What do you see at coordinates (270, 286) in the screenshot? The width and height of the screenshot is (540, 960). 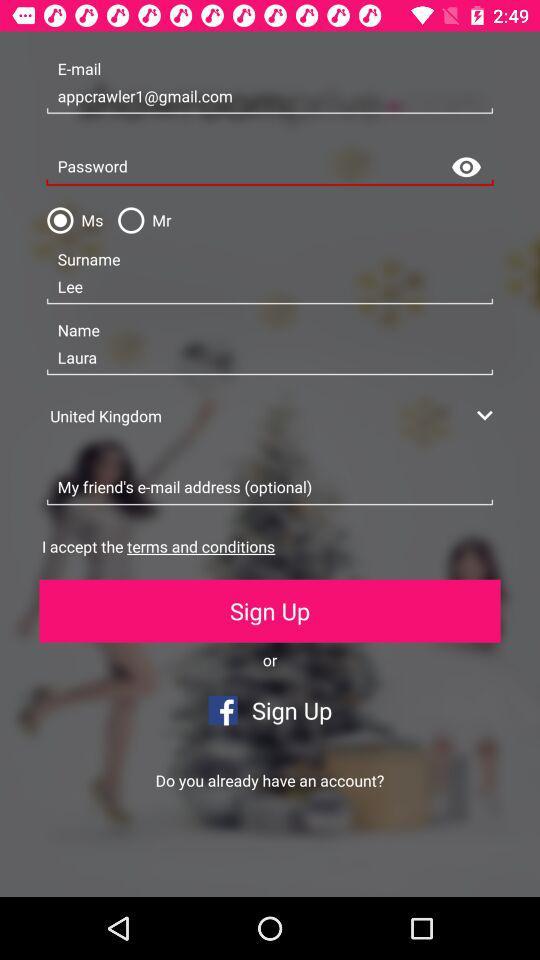 I see `the icon below the ms` at bounding box center [270, 286].